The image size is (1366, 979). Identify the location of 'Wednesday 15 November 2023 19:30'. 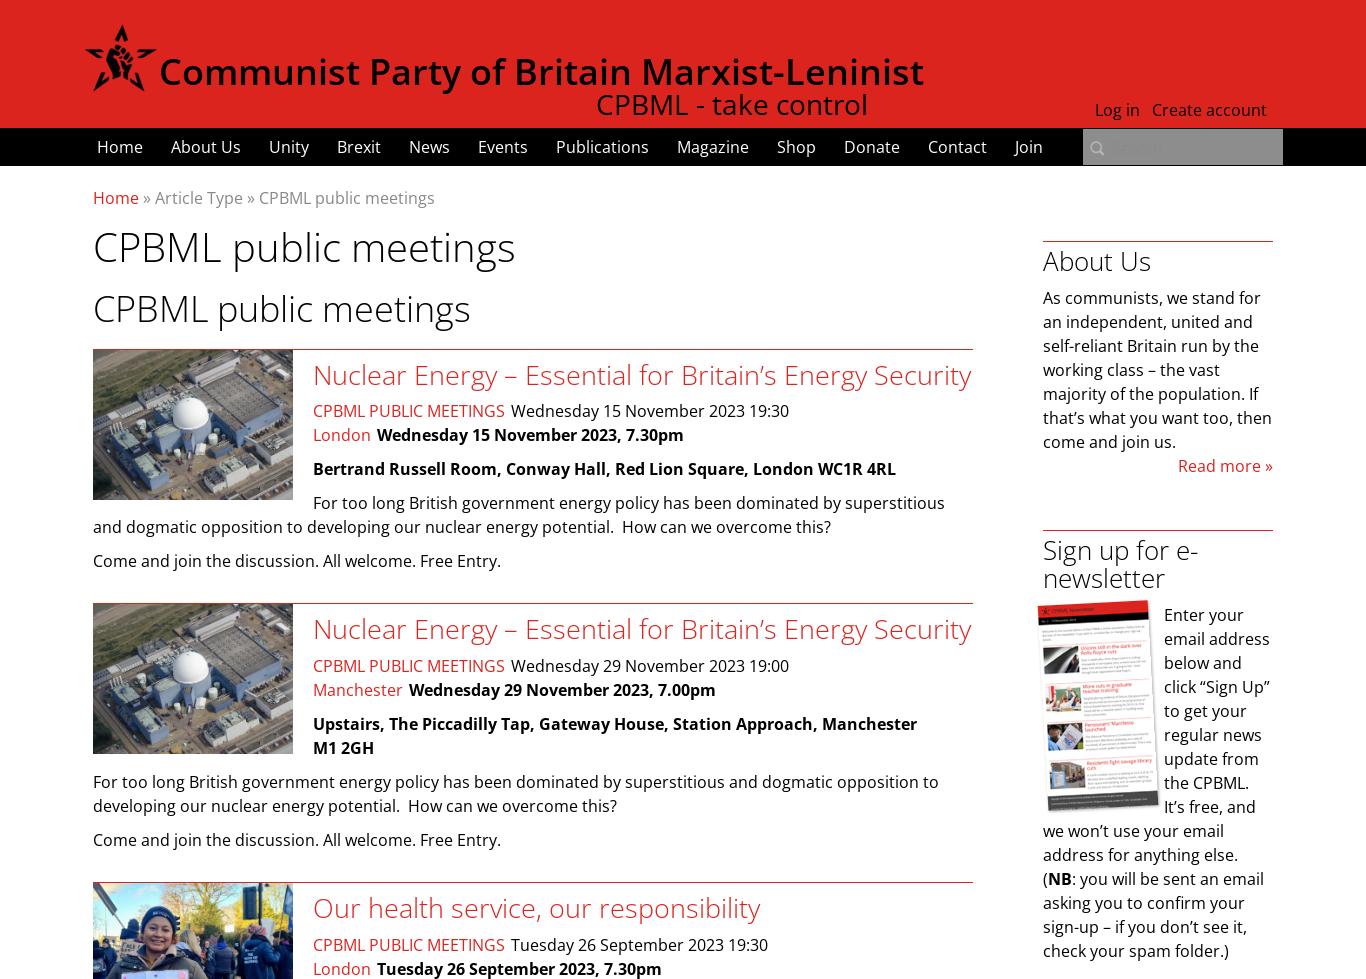
(648, 410).